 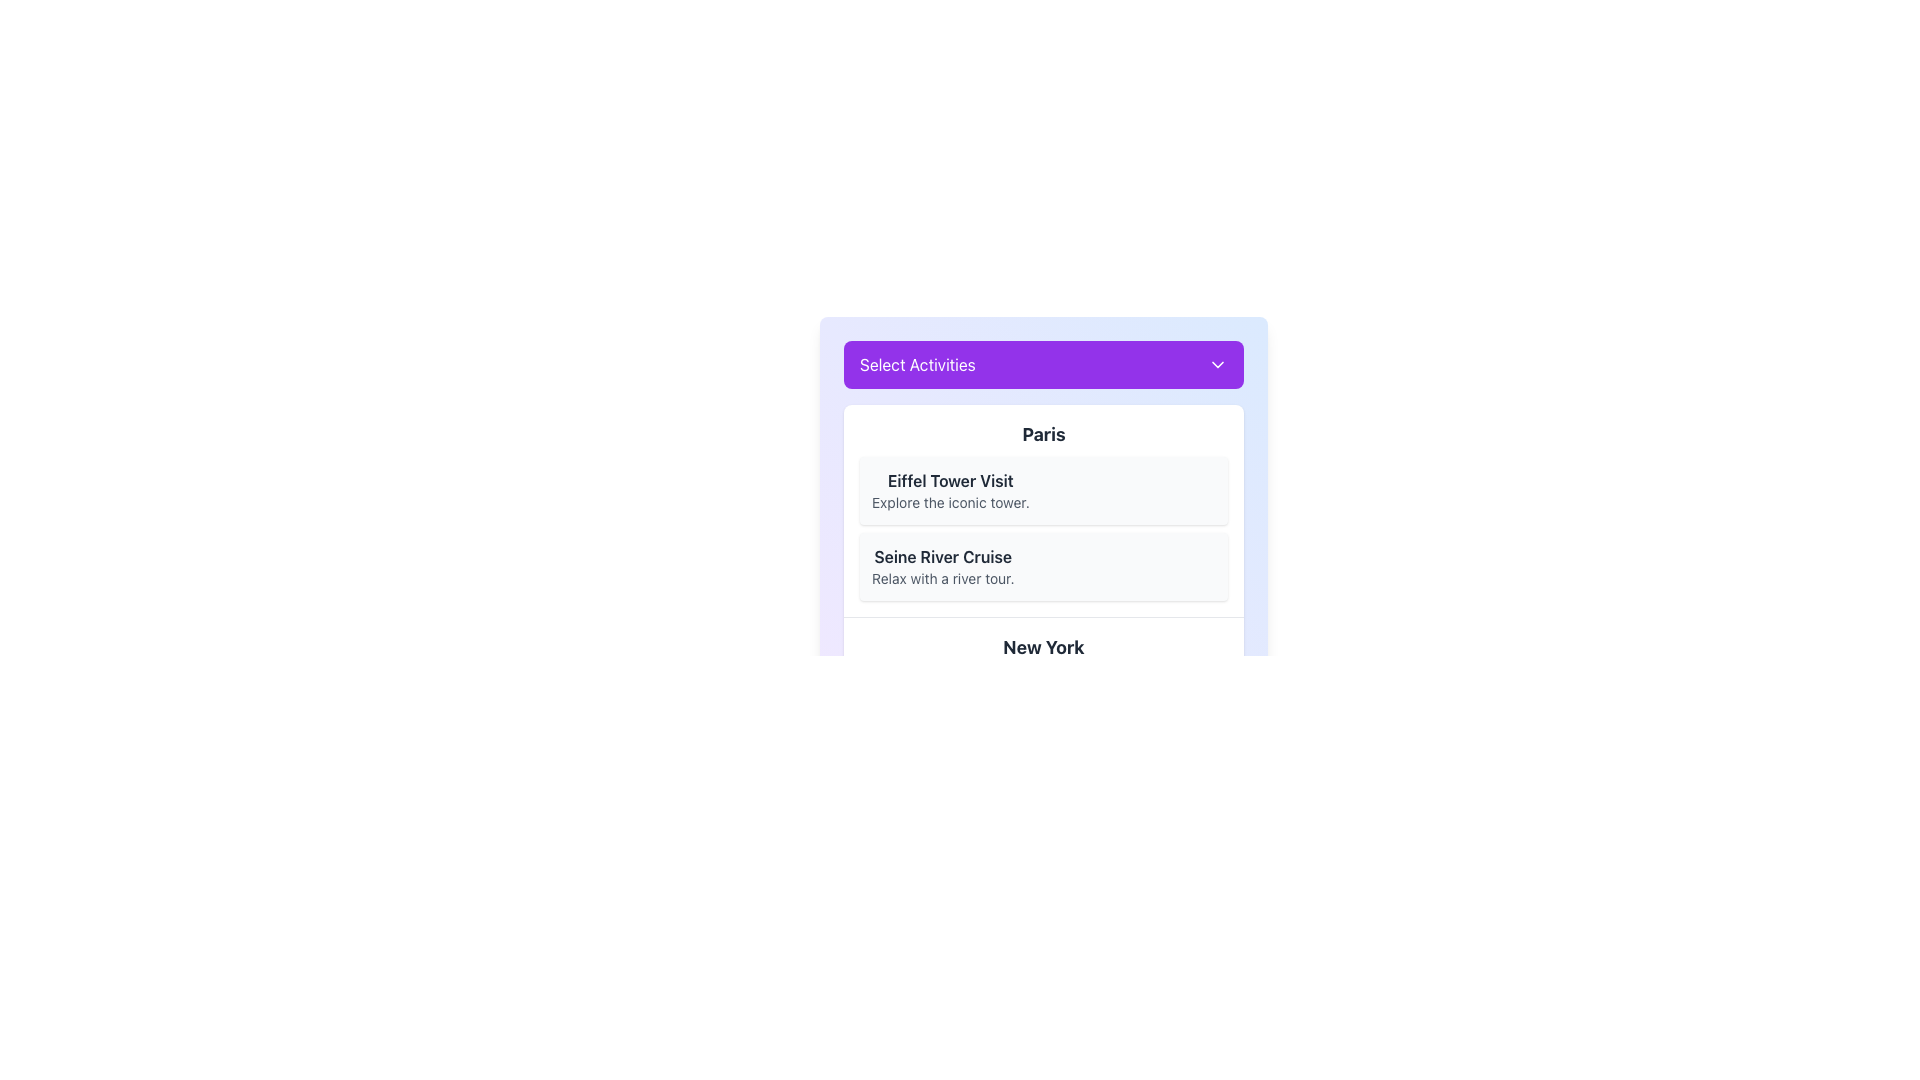 I want to click on the top entry of the list item with dual-line text related to visiting the Eiffel Tower in the 'Paris' subsection to trigger visual feedback, so click(x=949, y=490).